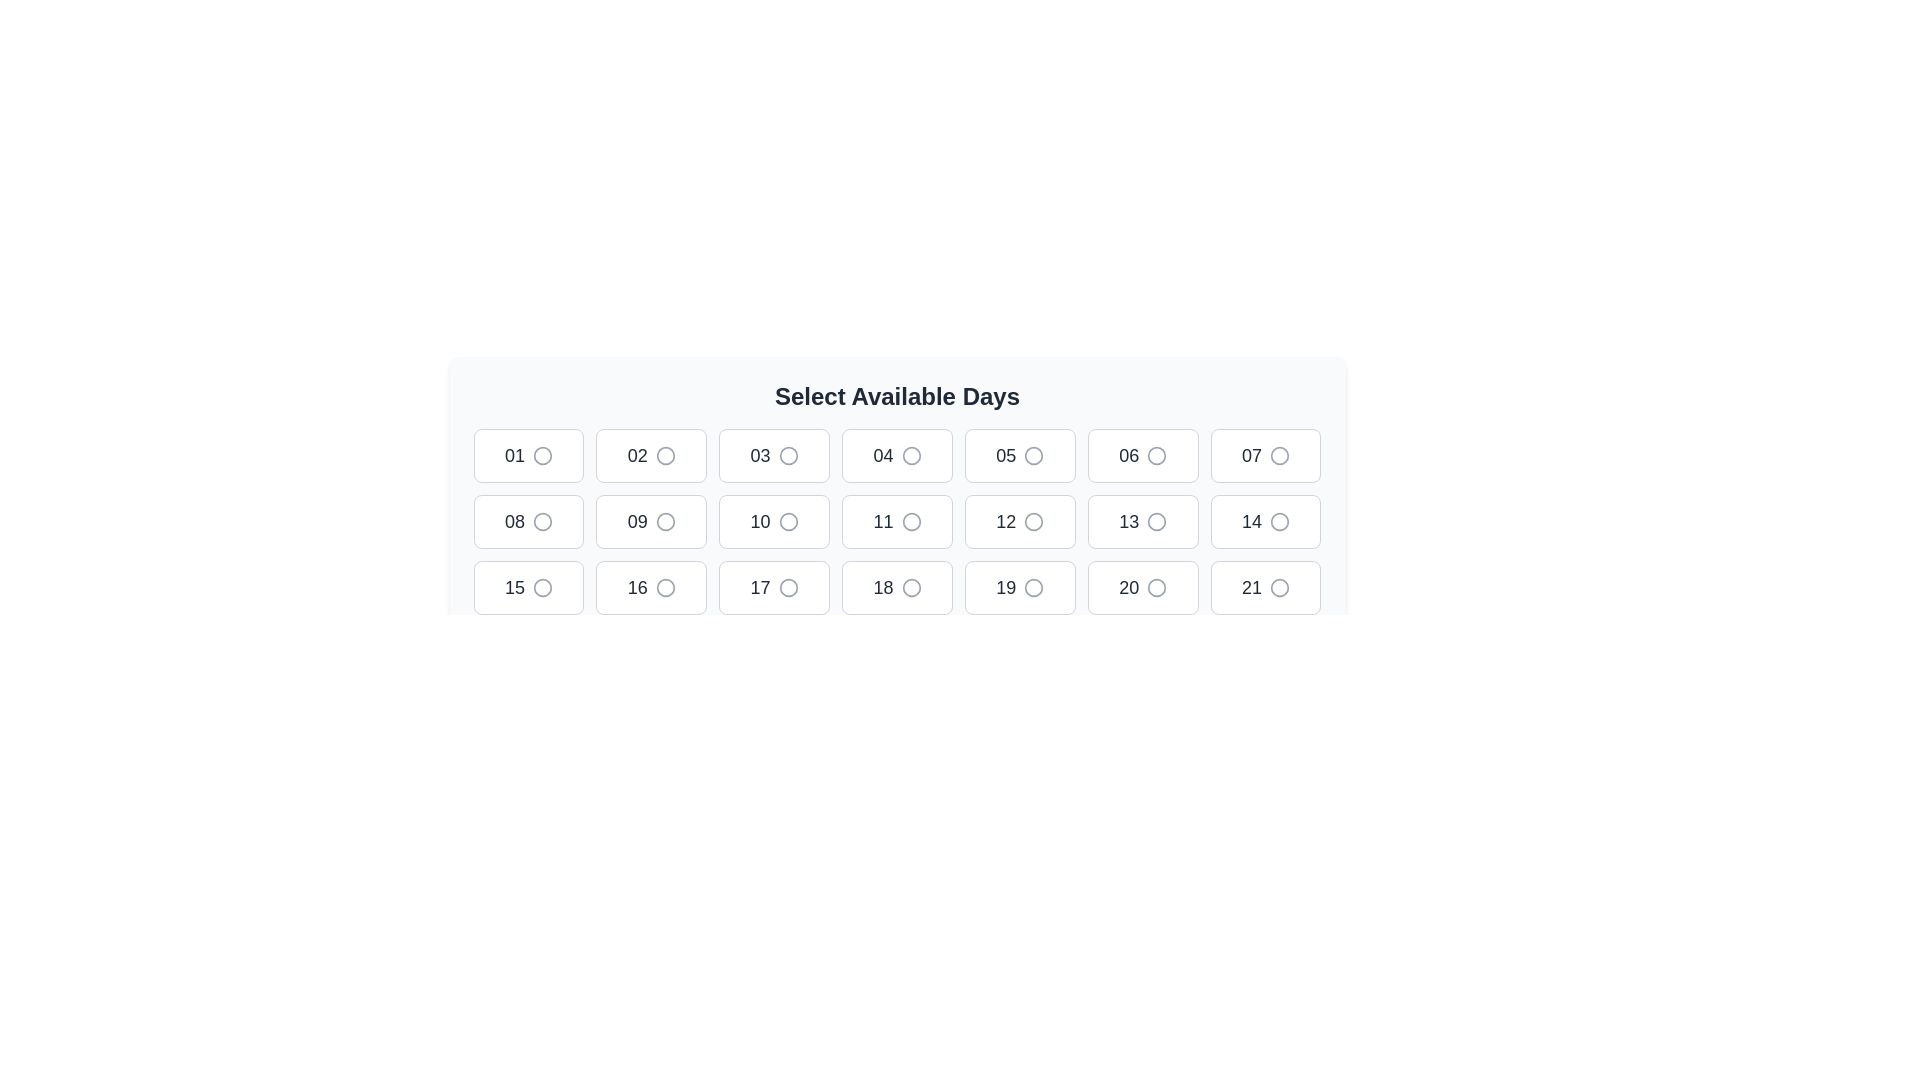 The width and height of the screenshot is (1920, 1080). What do you see at coordinates (910, 520) in the screenshot?
I see `the circular decorative icon adjacent to the text '11' in the calendar grid` at bounding box center [910, 520].